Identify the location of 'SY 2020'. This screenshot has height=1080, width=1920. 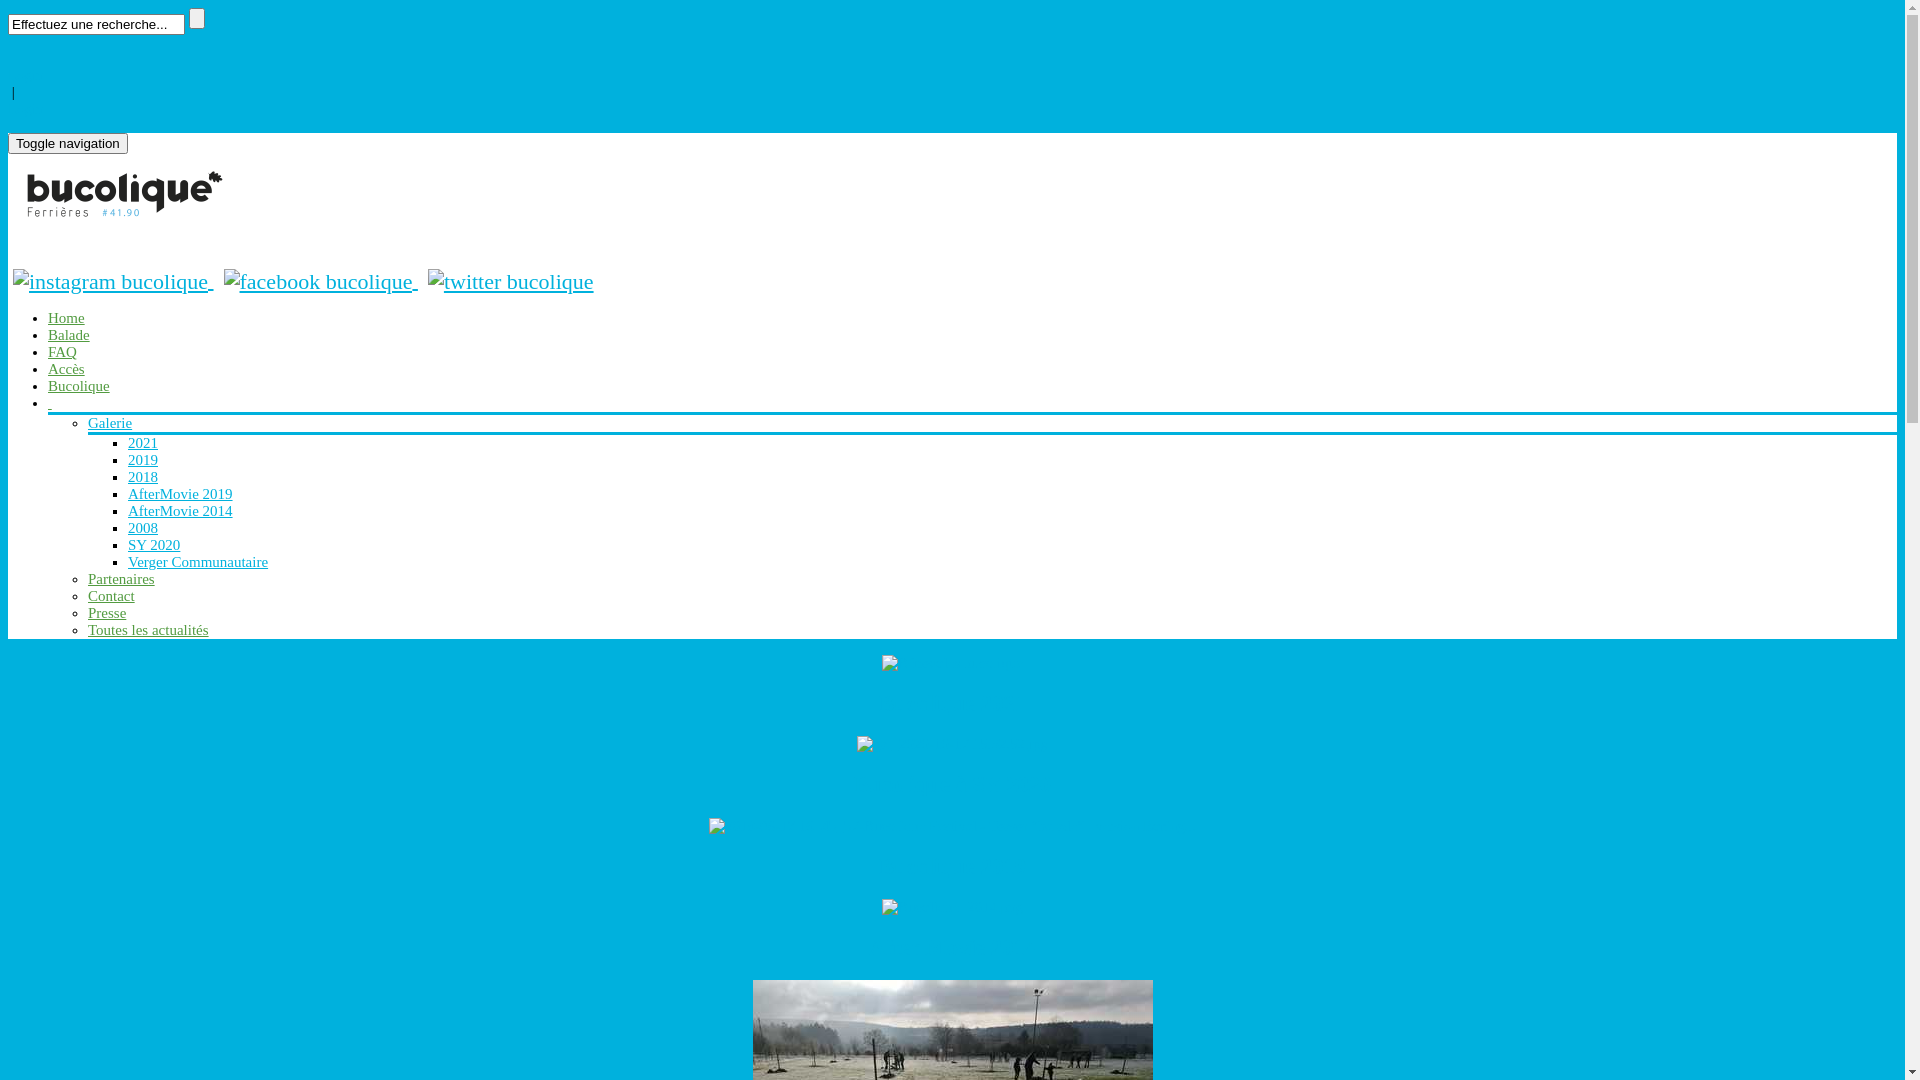
(127, 544).